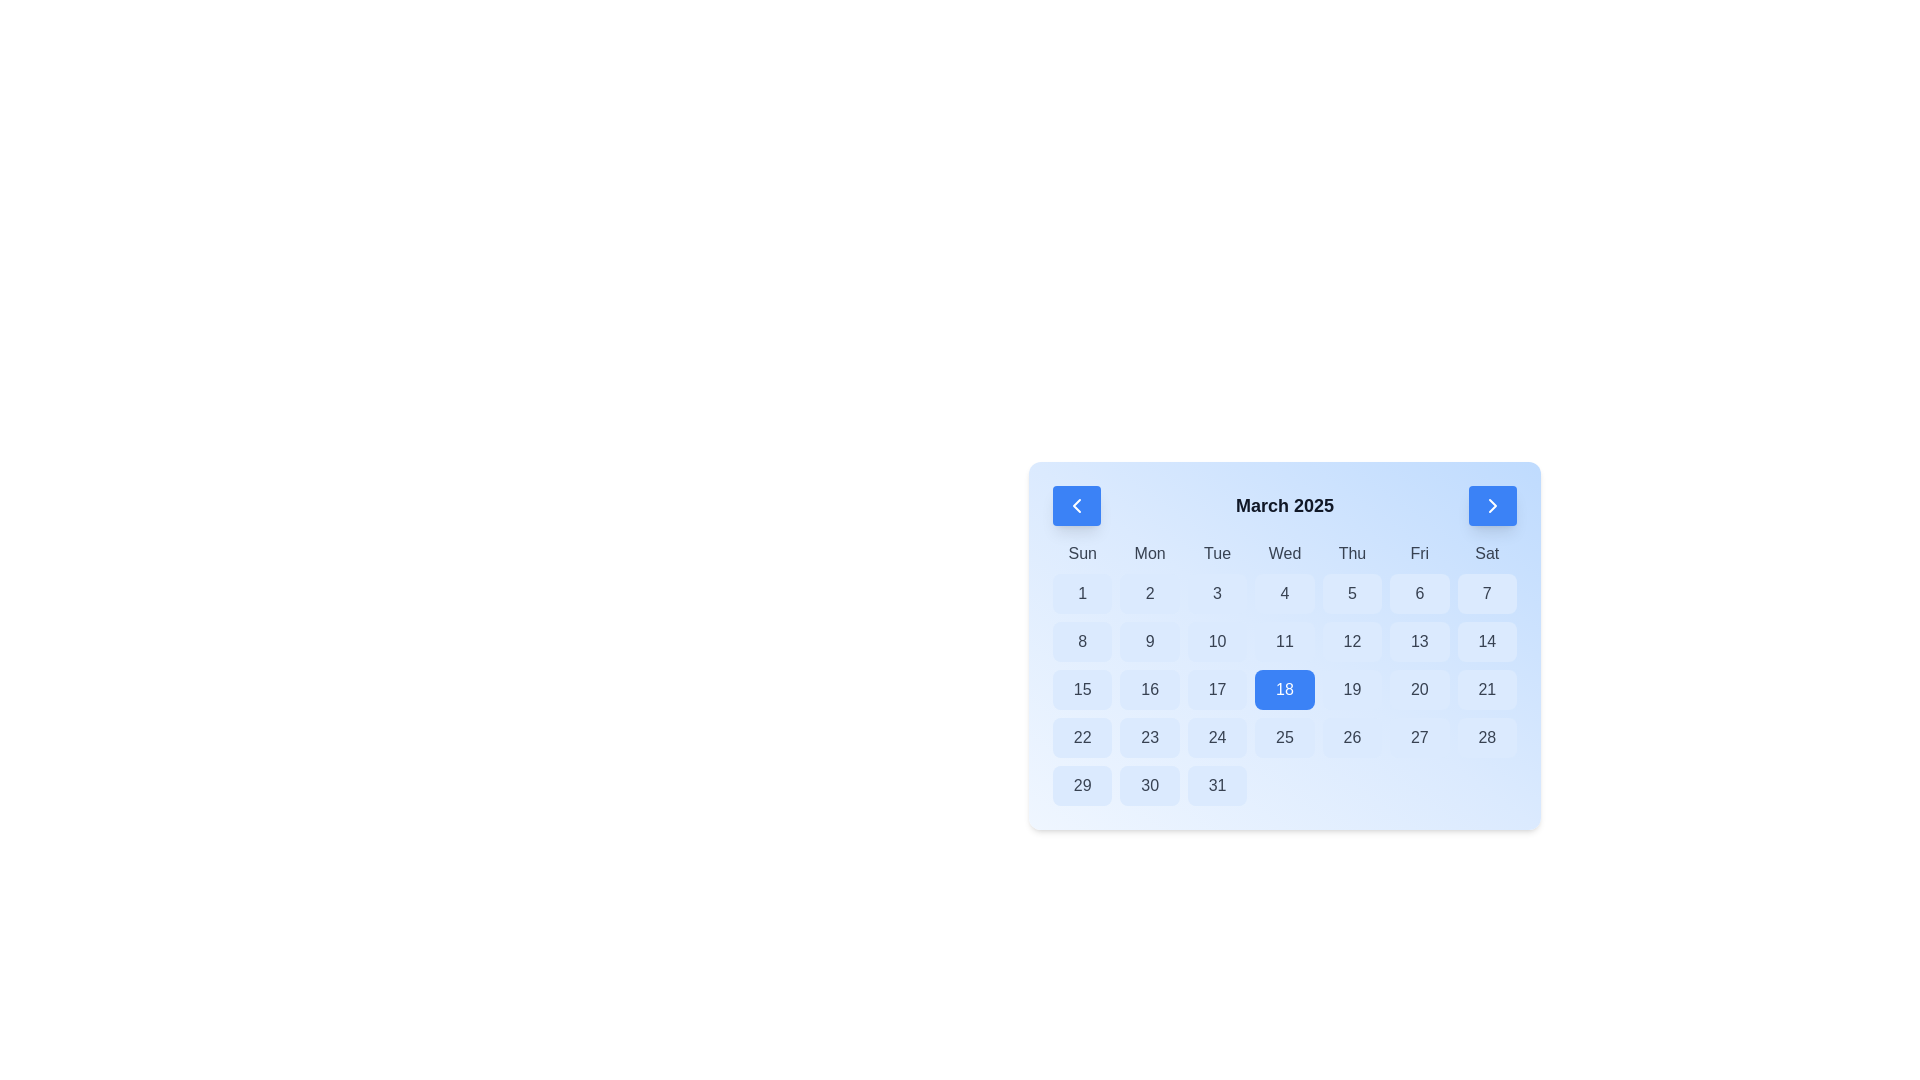 The height and width of the screenshot is (1080, 1920). What do you see at coordinates (1487, 641) in the screenshot?
I see `the interactive calendar day button for the date '14' located under the 'Saturday' column` at bounding box center [1487, 641].